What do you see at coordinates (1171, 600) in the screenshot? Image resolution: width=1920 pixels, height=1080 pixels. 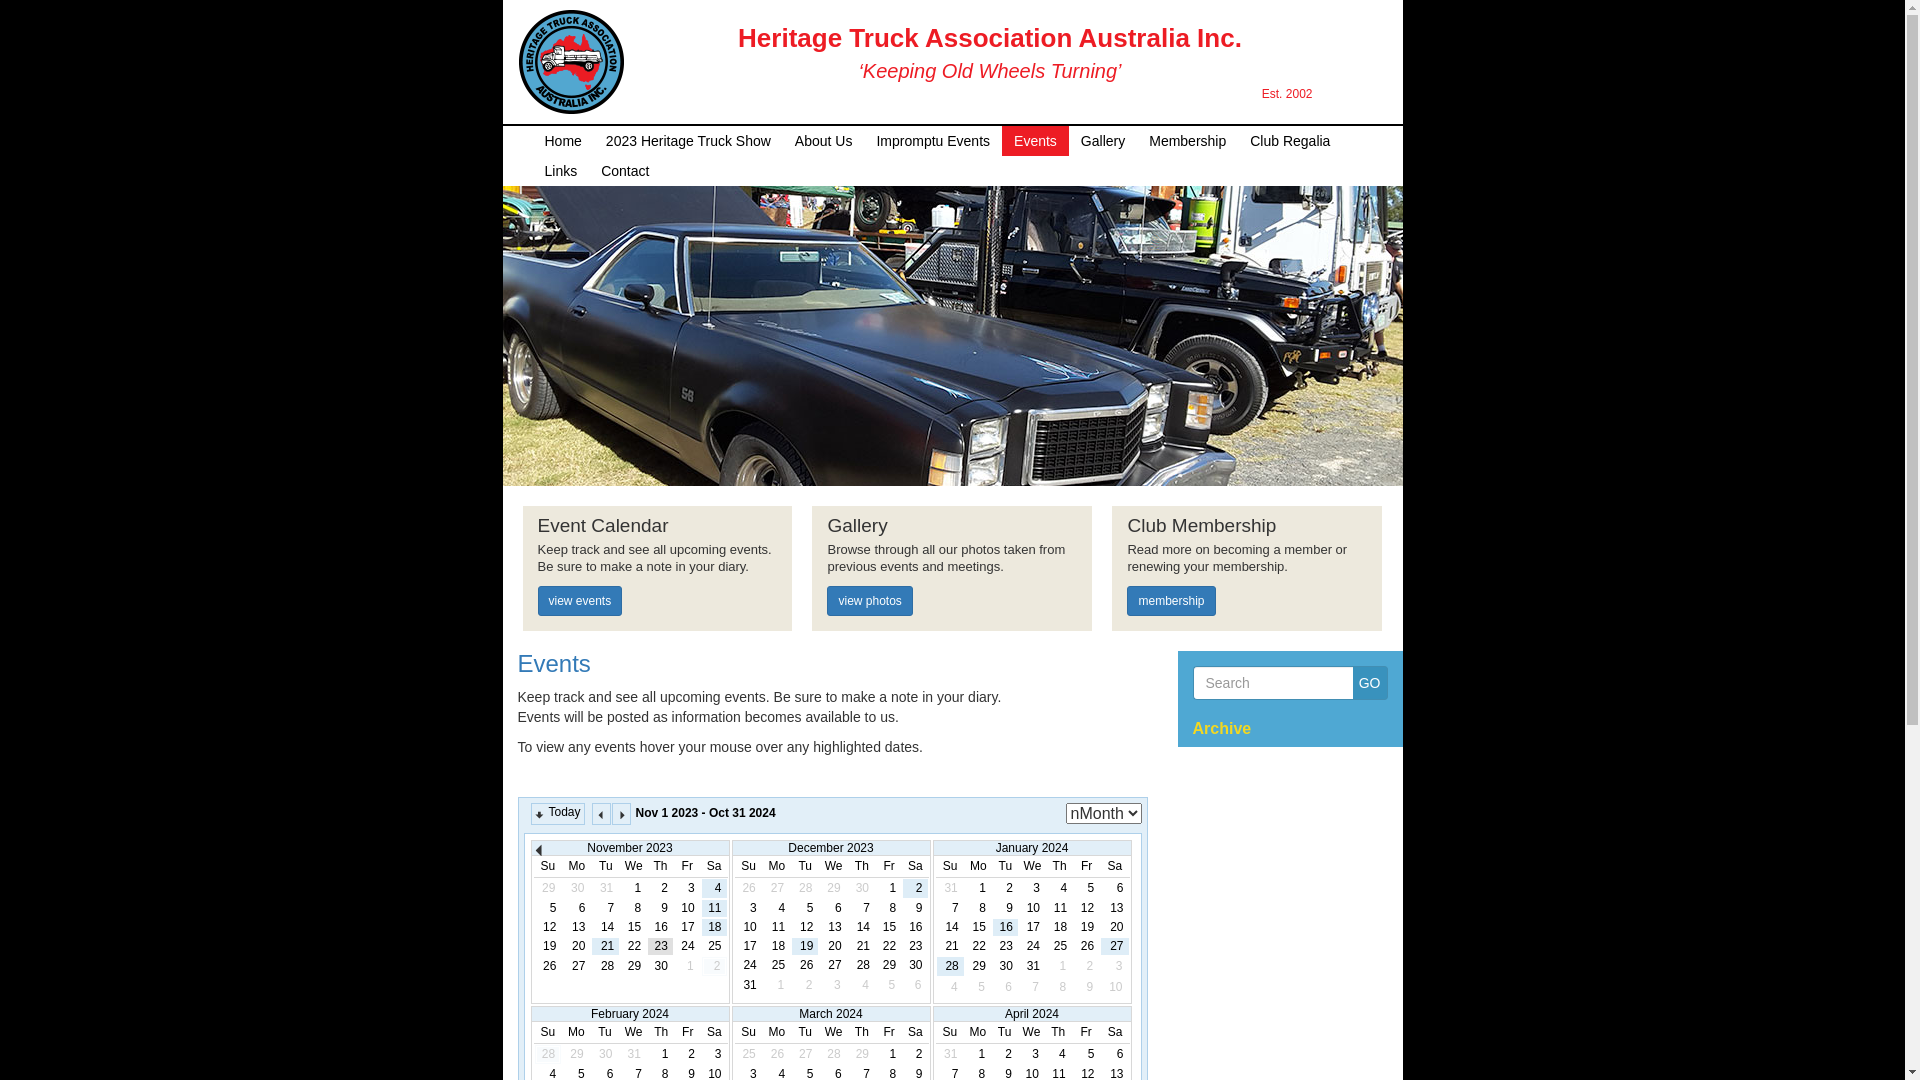 I see `'membership'` at bounding box center [1171, 600].